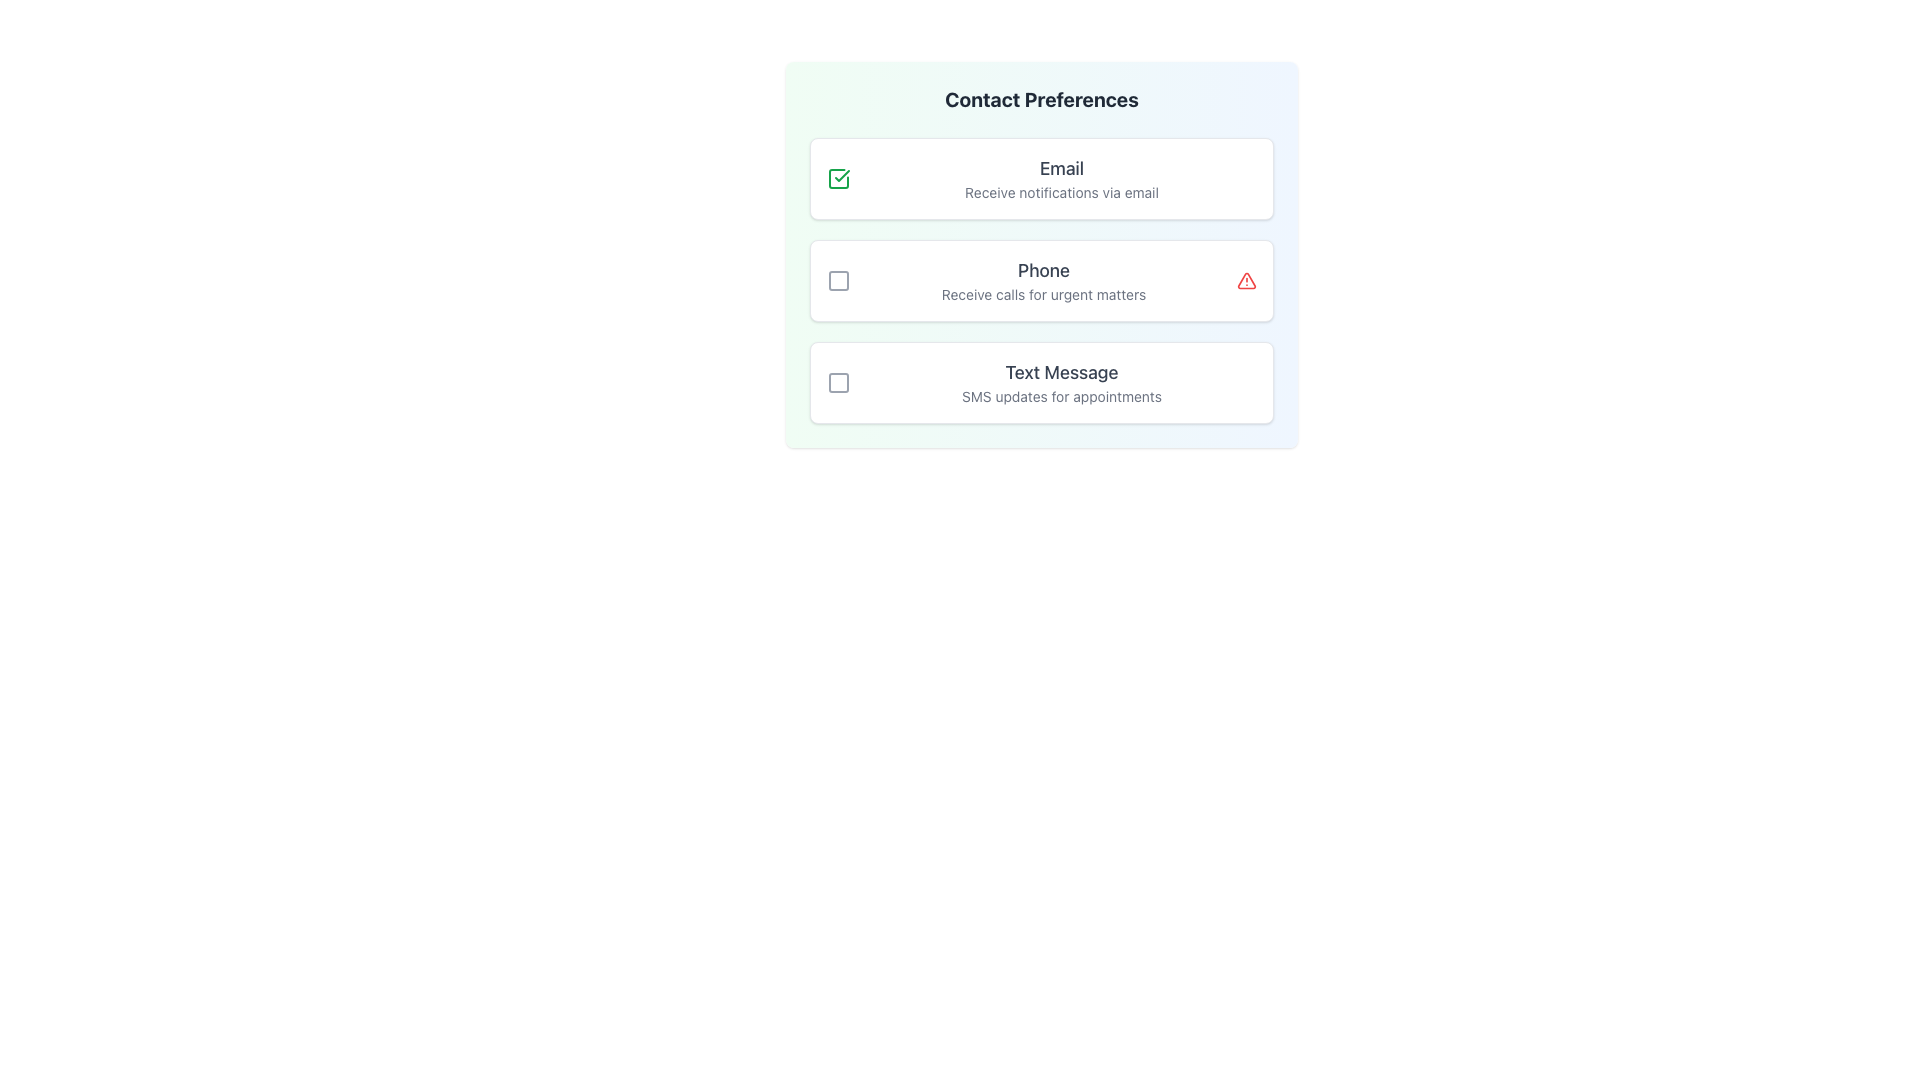 The image size is (1920, 1080). I want to click on the checkbox, so click(1040, 382).